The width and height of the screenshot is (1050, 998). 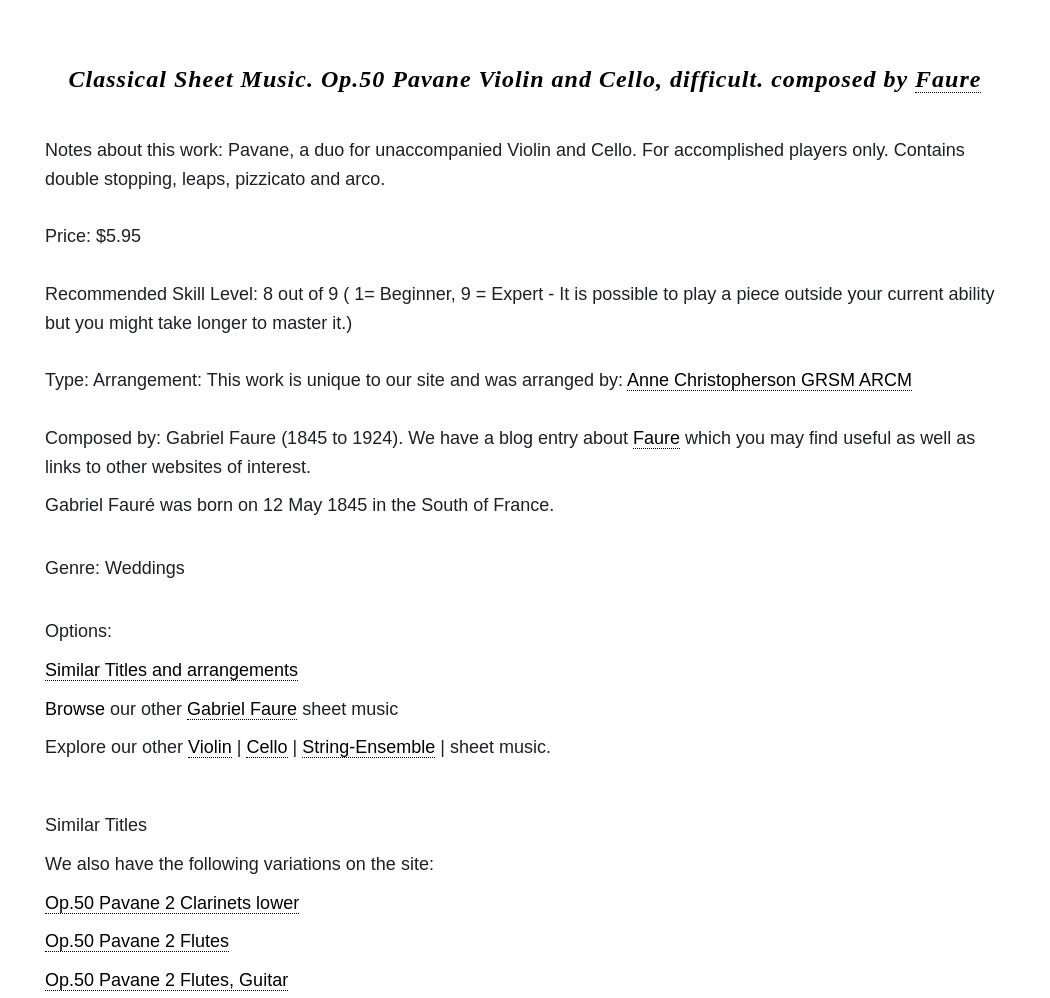 I want to click on 'Browse', so click(x=73, y=707).